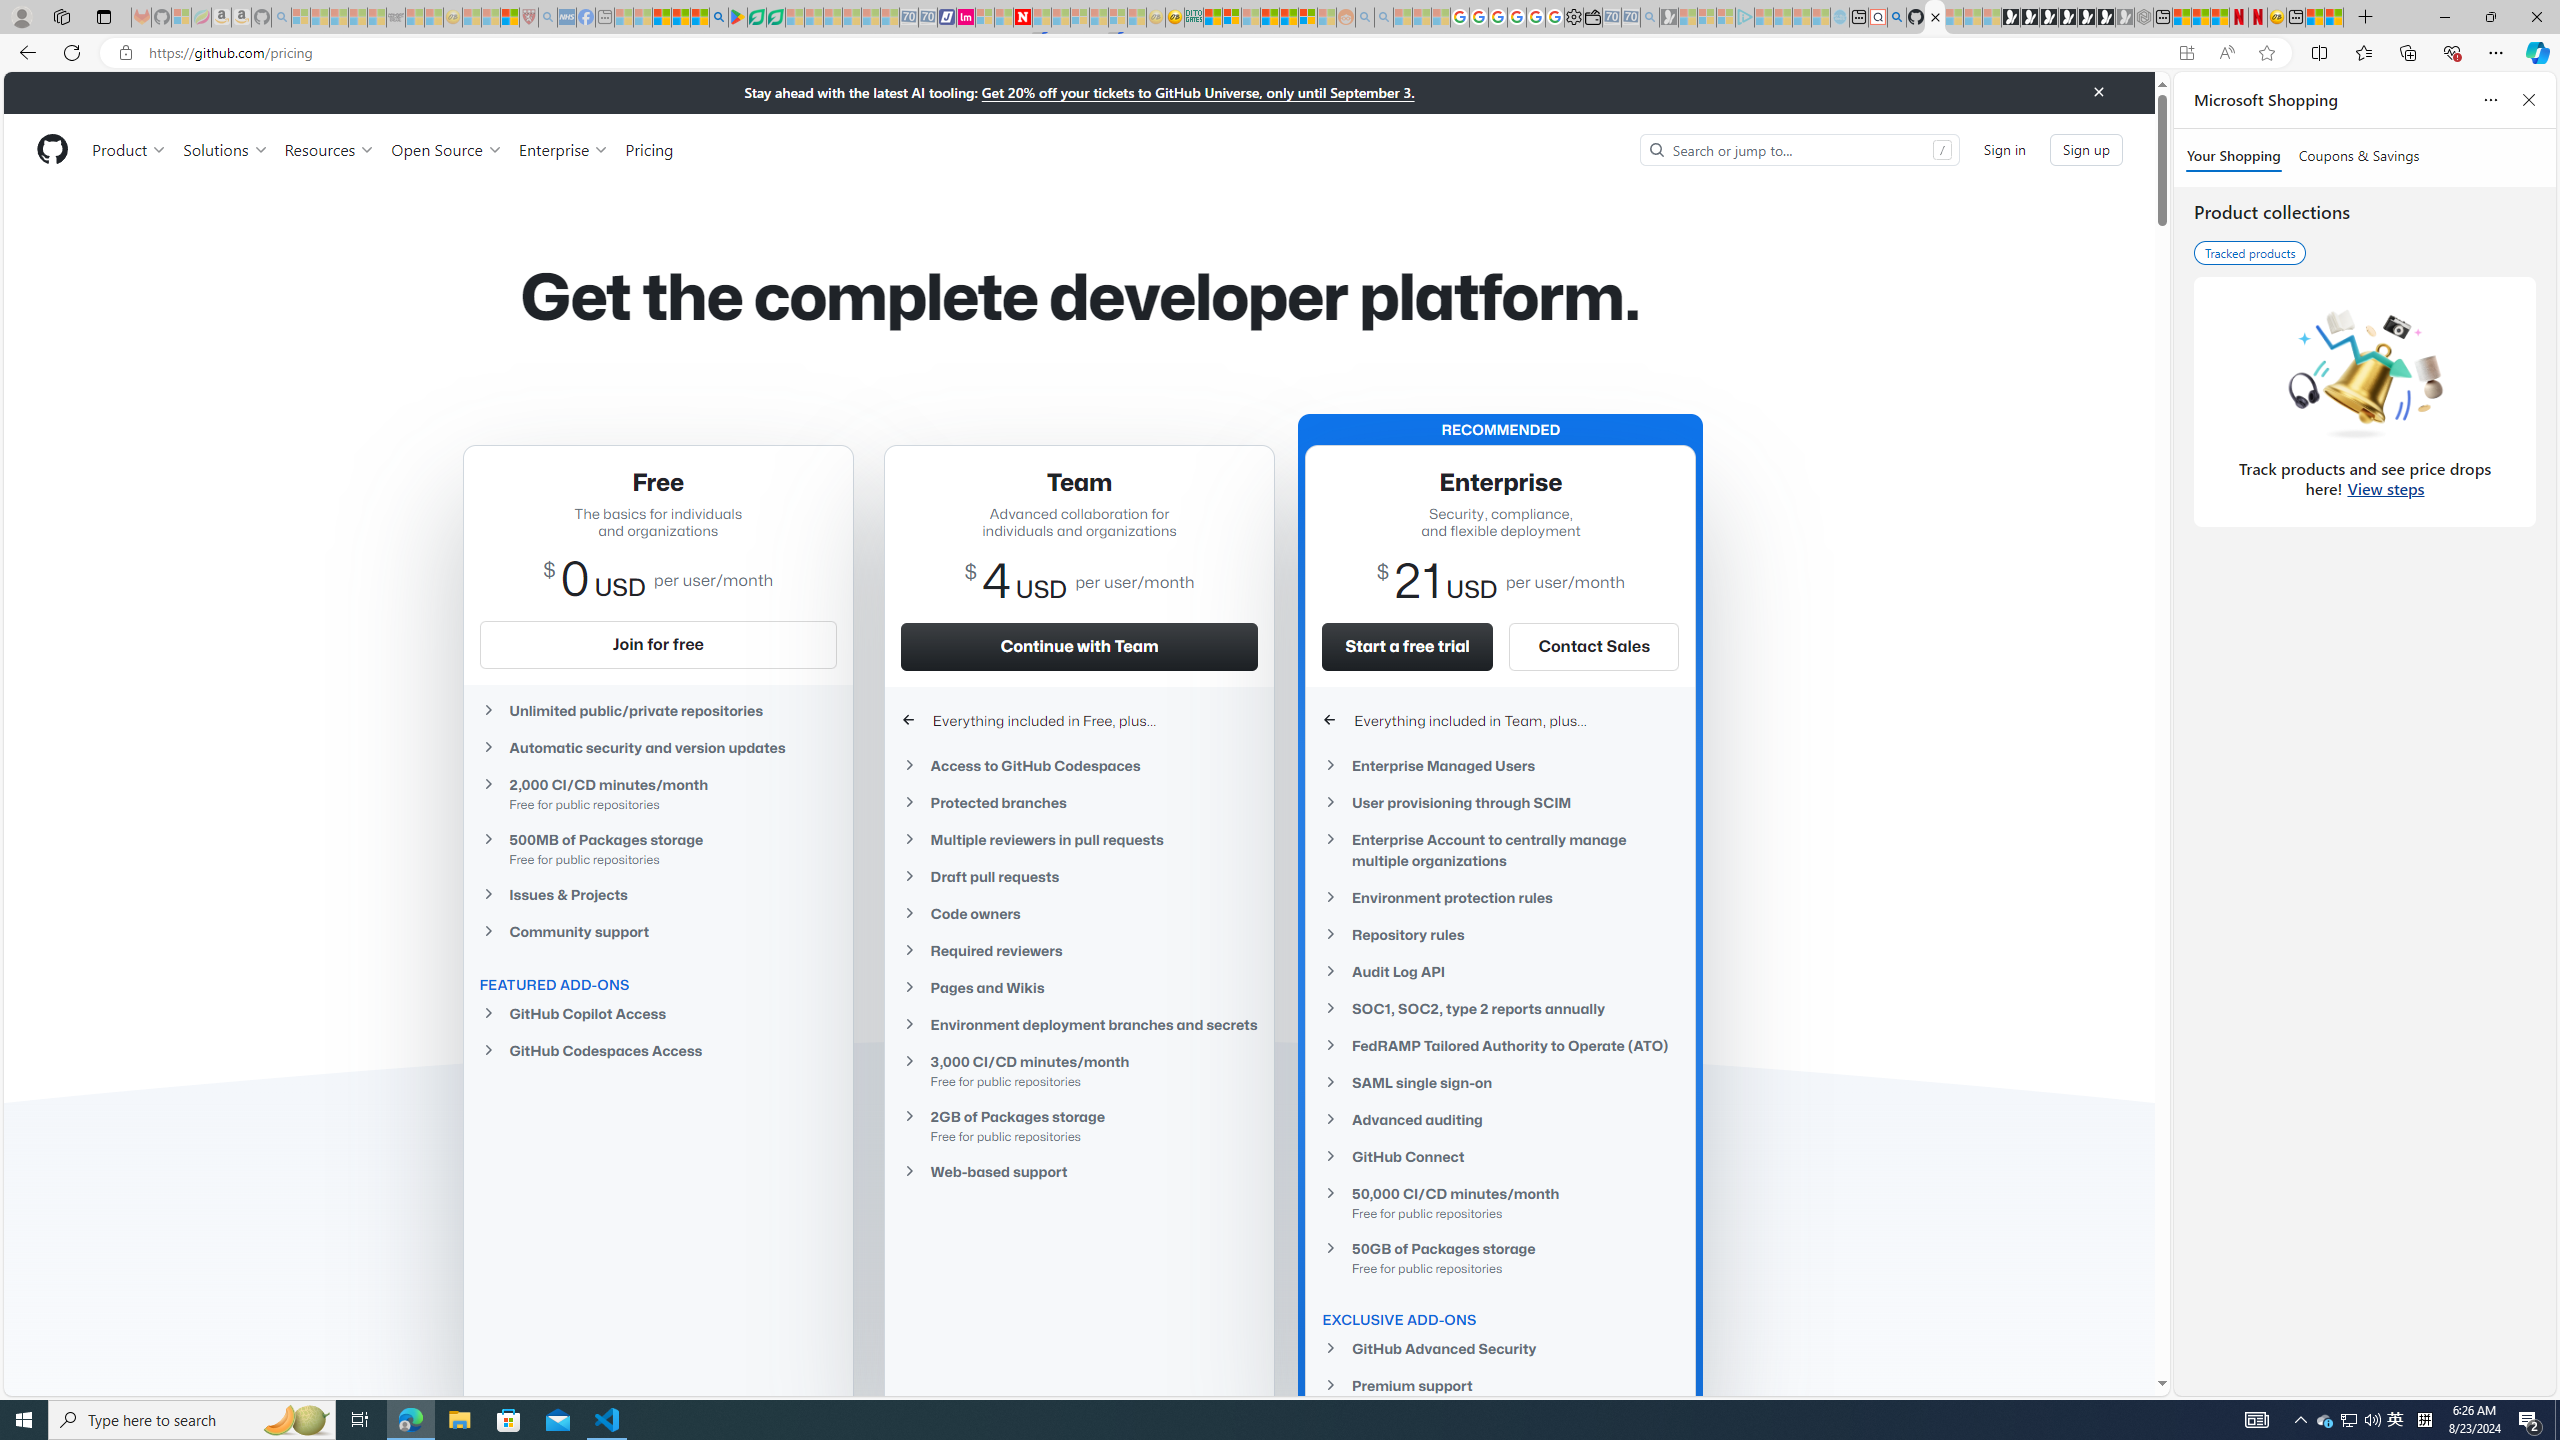 Image resolution: width=2560 pixels, height=1440 pixels. I want to click on 'Unlimited public/private repositories', so click(656, 709).